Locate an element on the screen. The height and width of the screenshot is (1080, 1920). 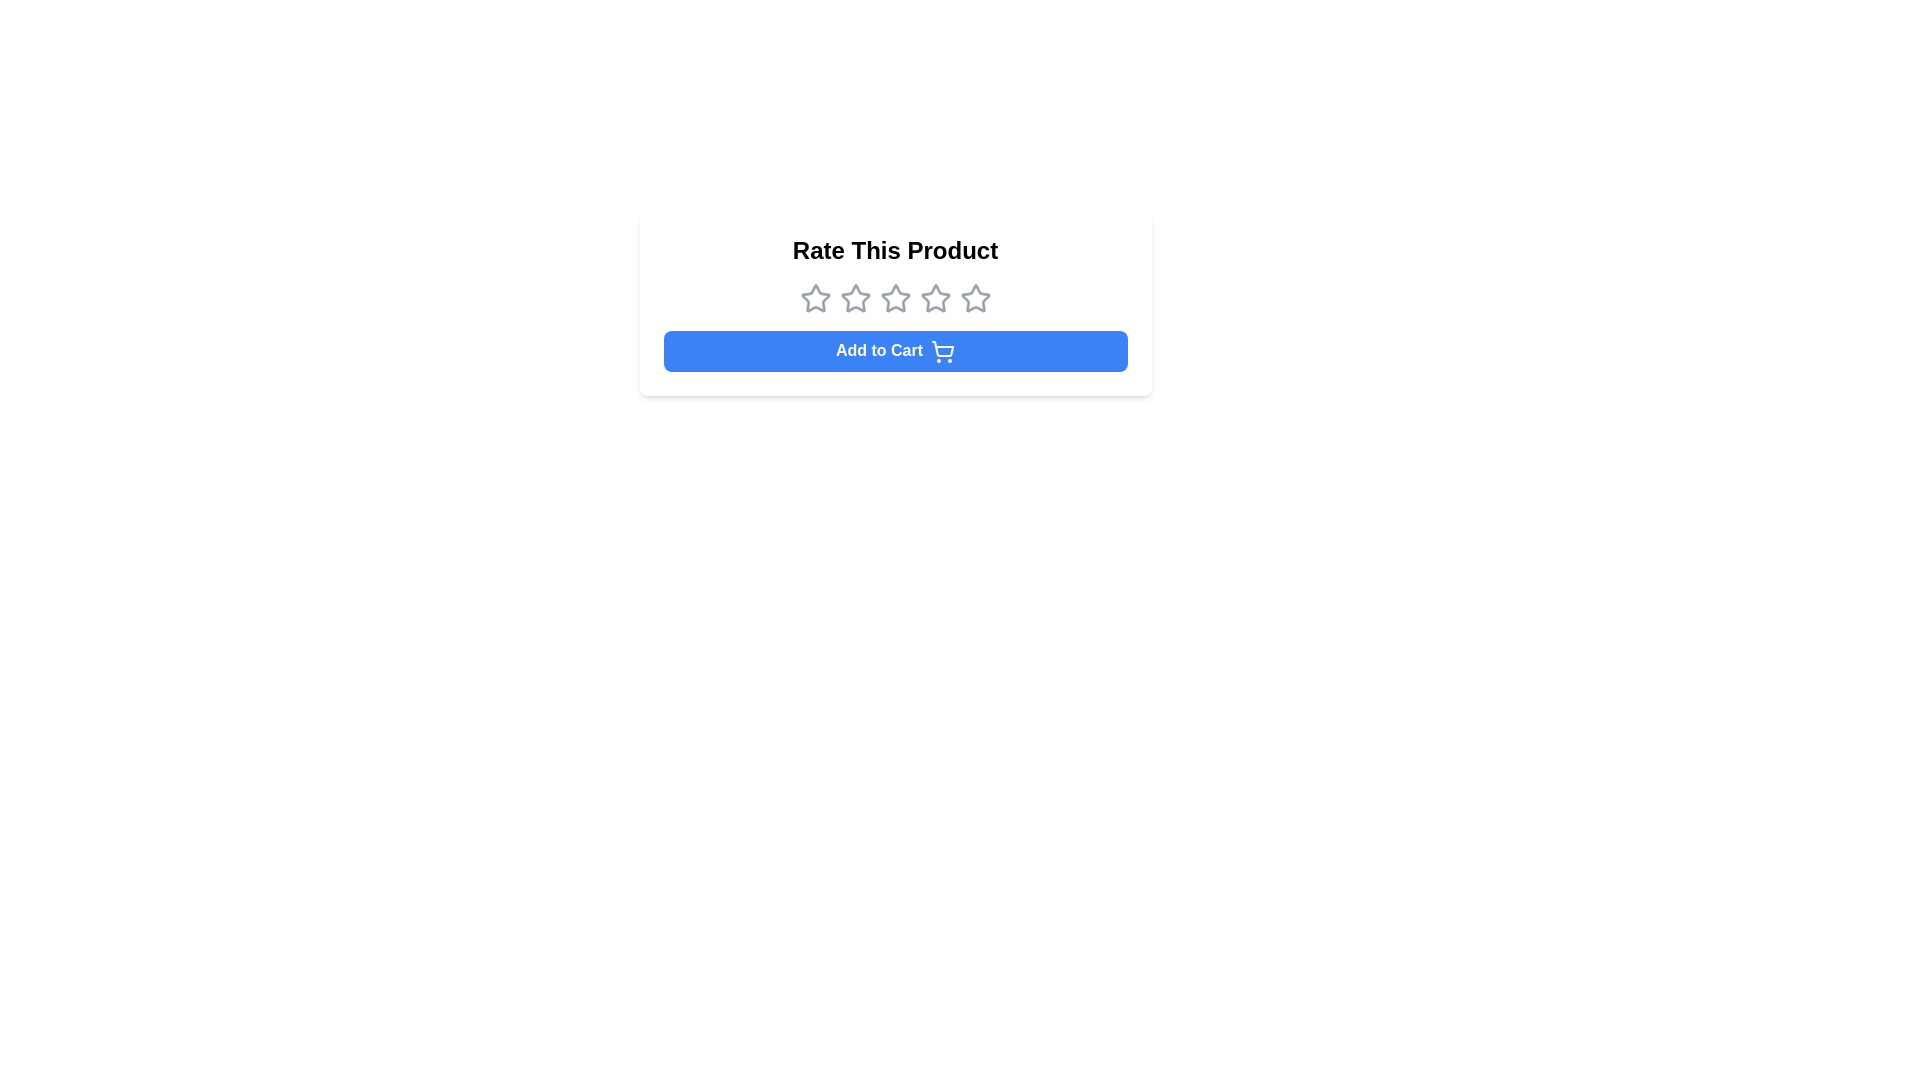
the third star in the rating stars located beneath 'Rate This Product' is located at coordinates (894, 299).